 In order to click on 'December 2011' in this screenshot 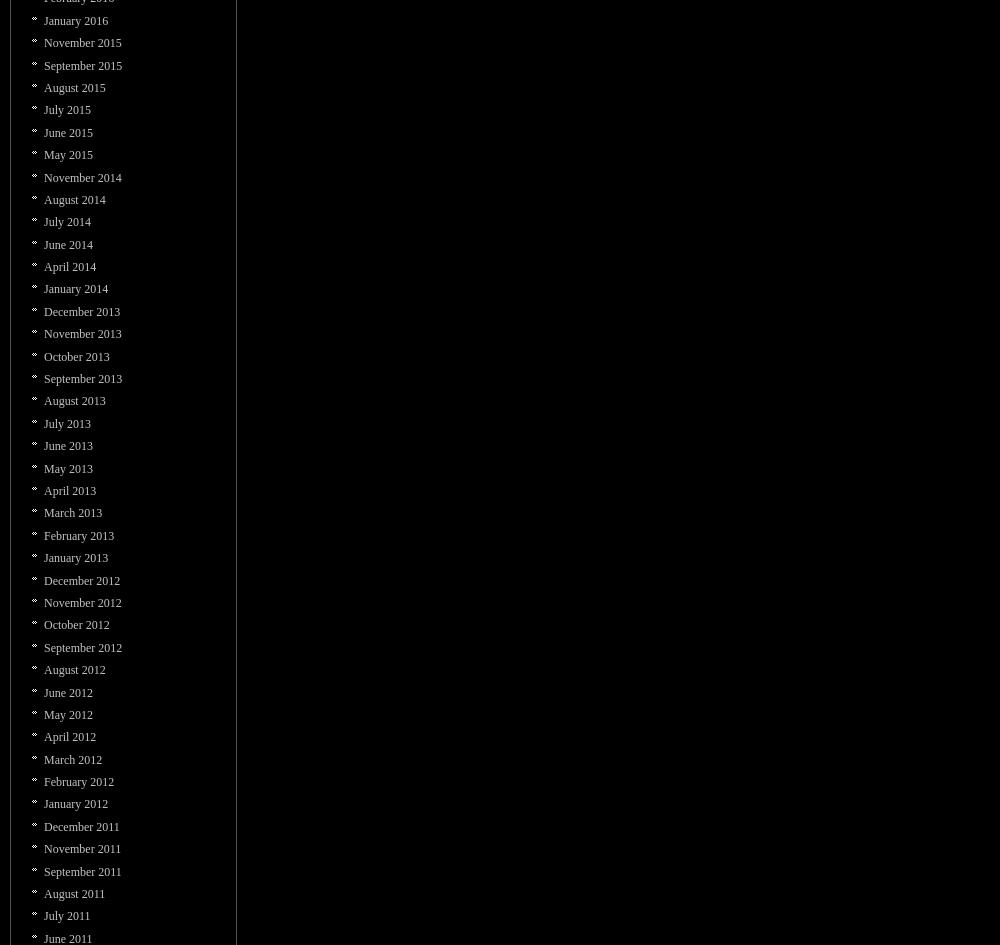, I will do `click(80, 826)`.